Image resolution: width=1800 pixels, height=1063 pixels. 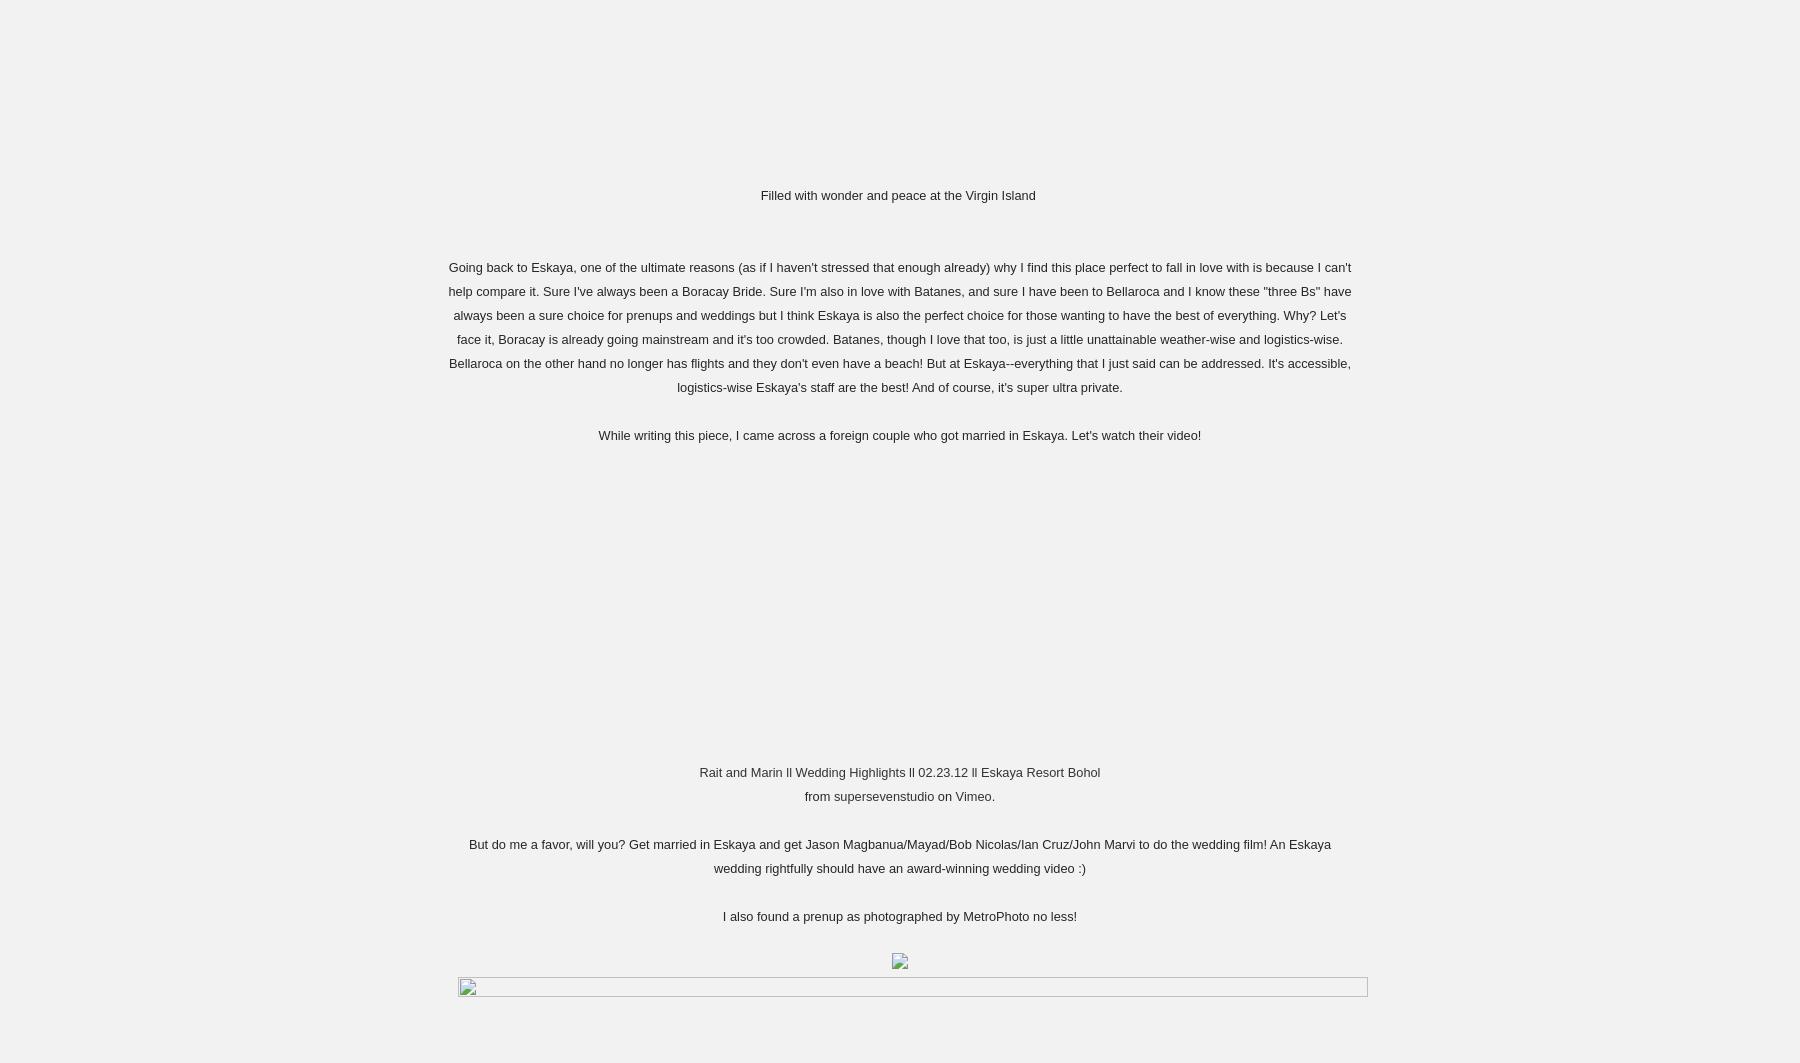 I want to click on 'I also found a prenup as photographed by MetroPhoto no less!', so click(x=899, y=914).